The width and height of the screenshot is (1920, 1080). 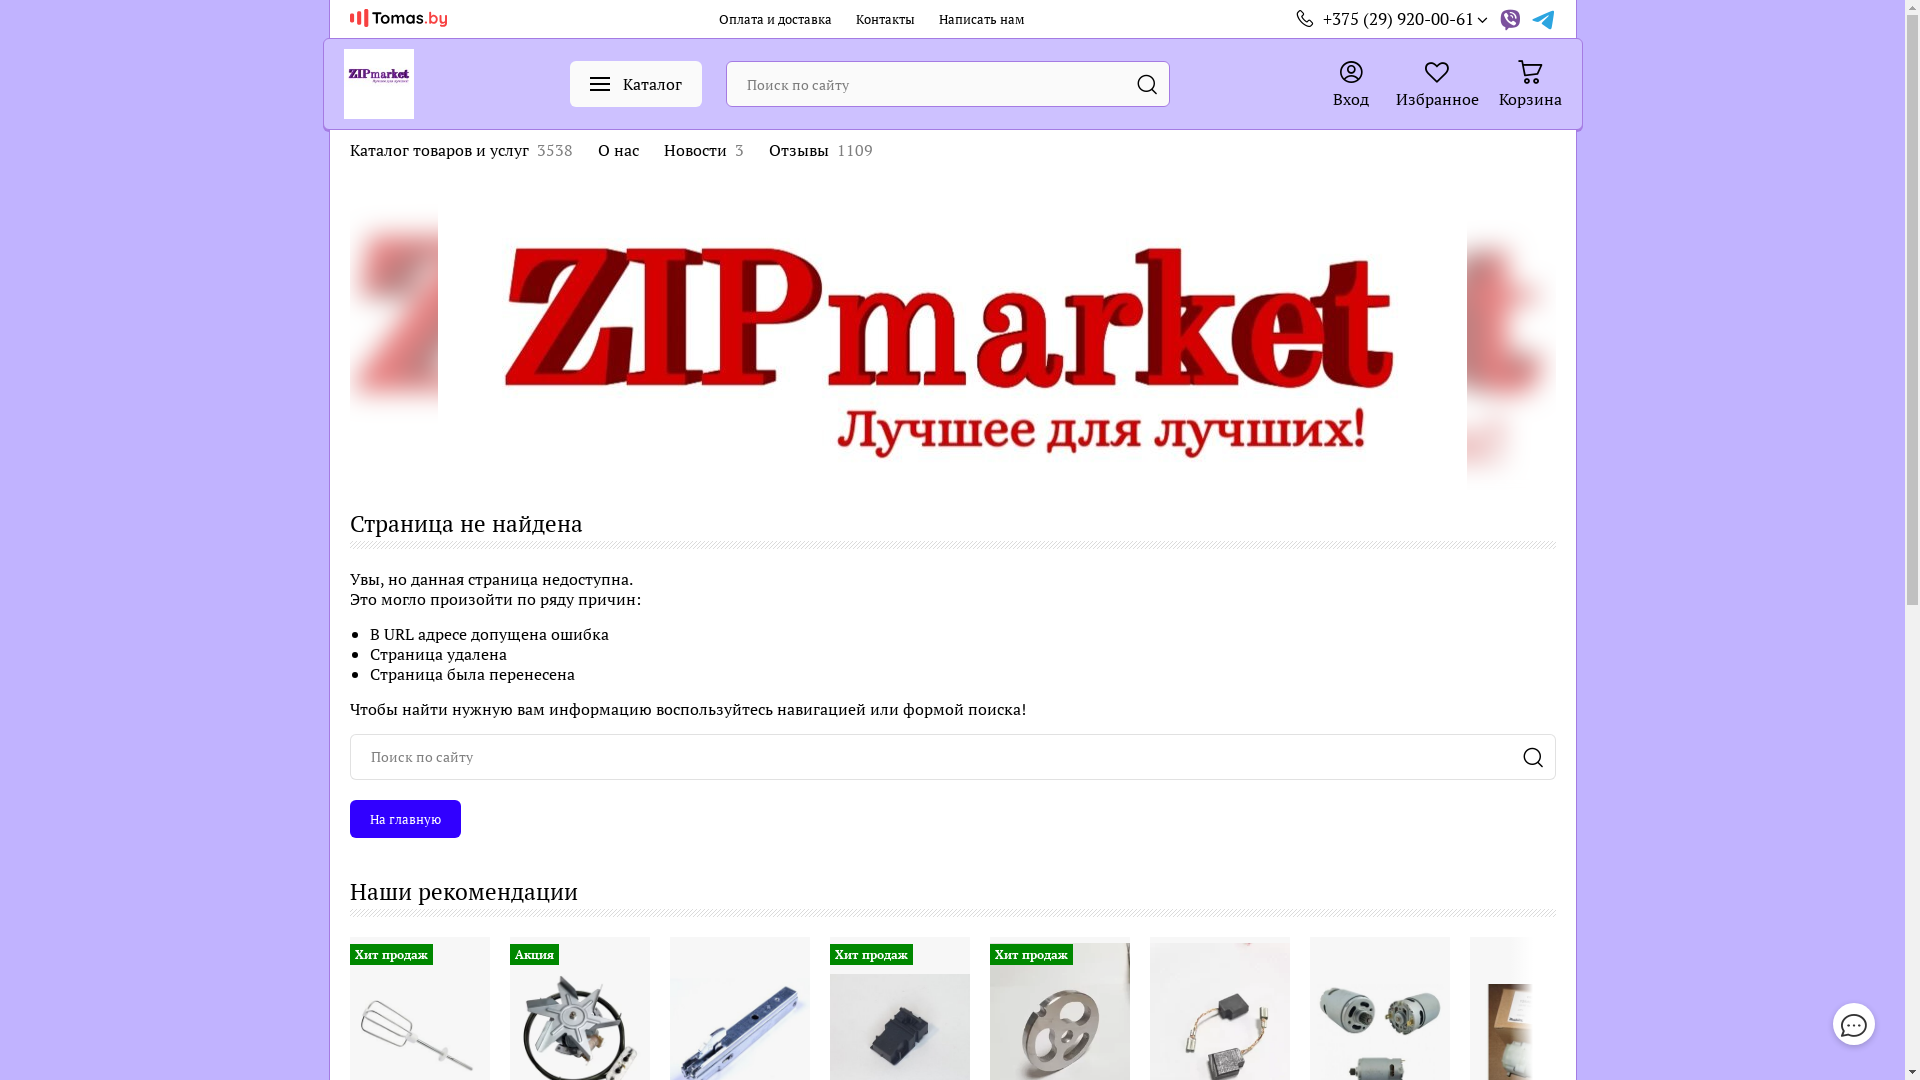 I want to click on 'Telegram', so click(x=1530, y=19).